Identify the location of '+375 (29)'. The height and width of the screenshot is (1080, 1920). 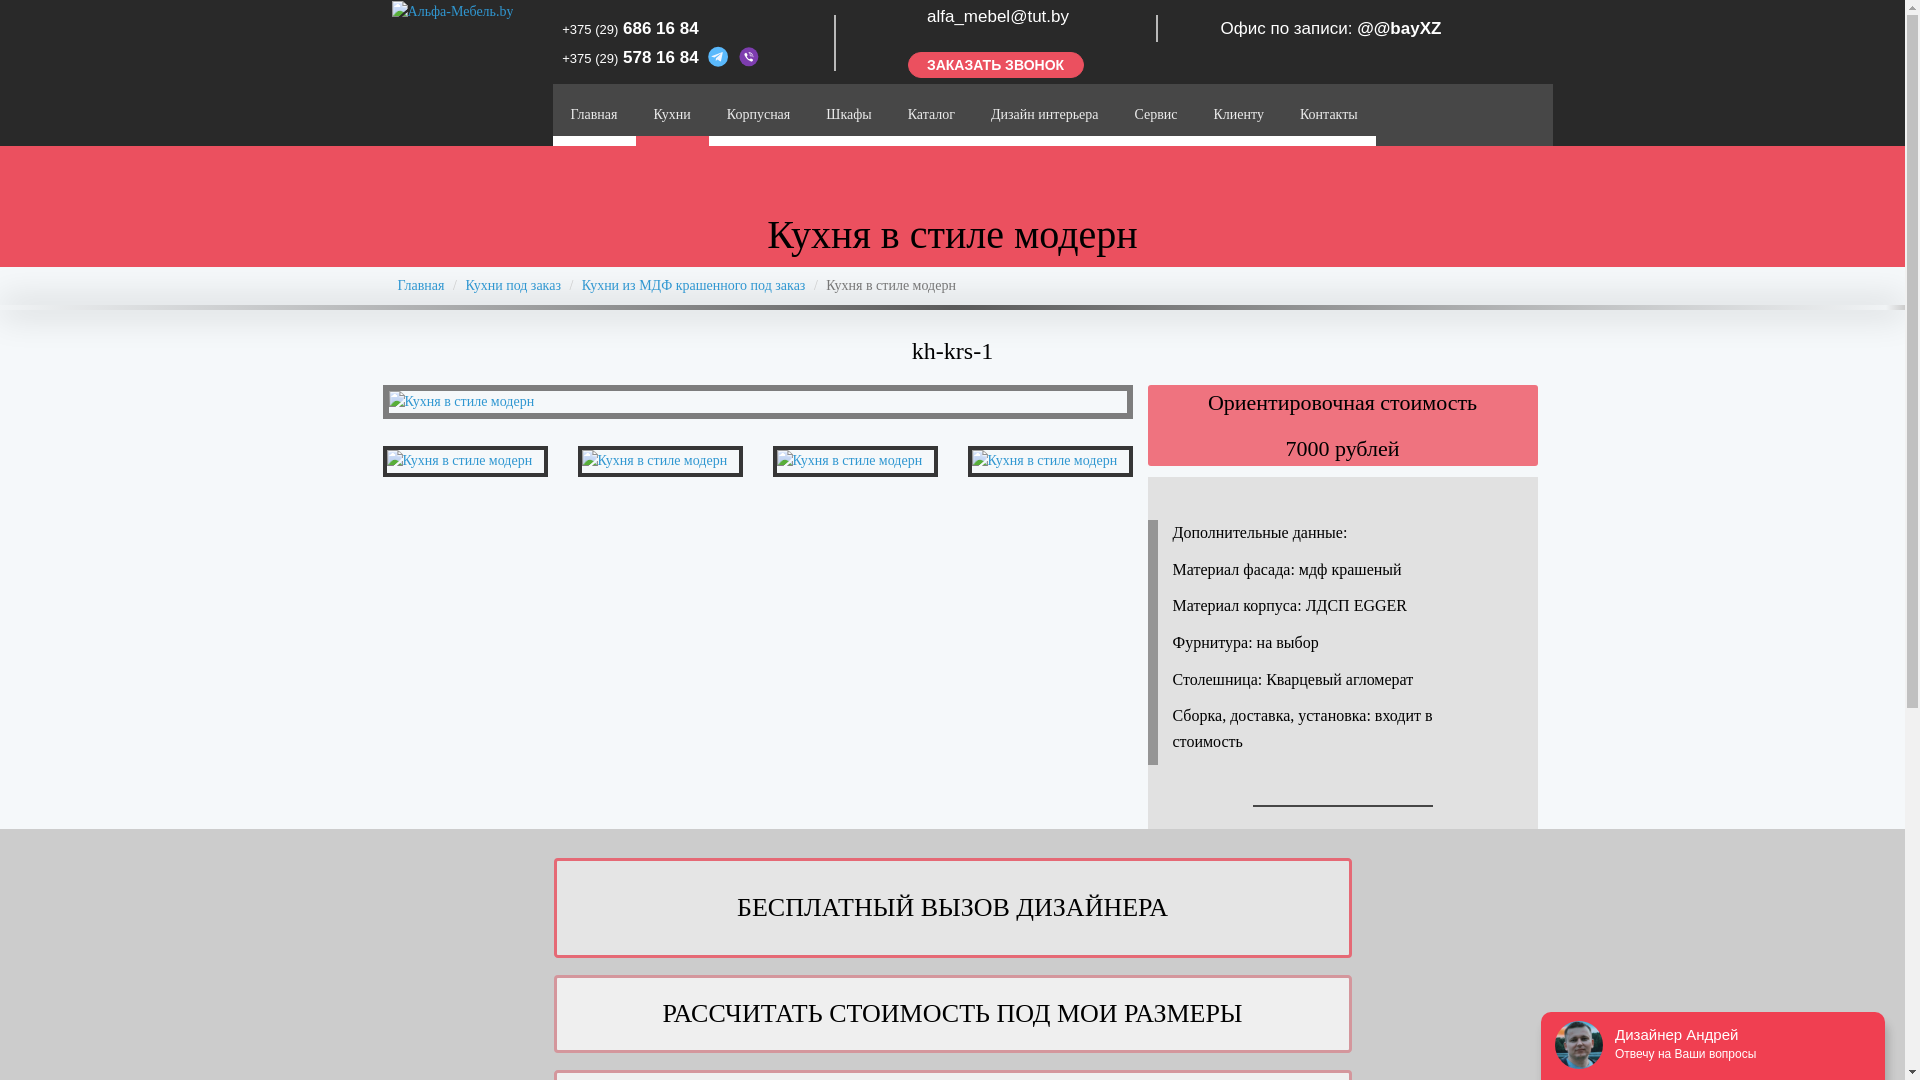
(560, 57).